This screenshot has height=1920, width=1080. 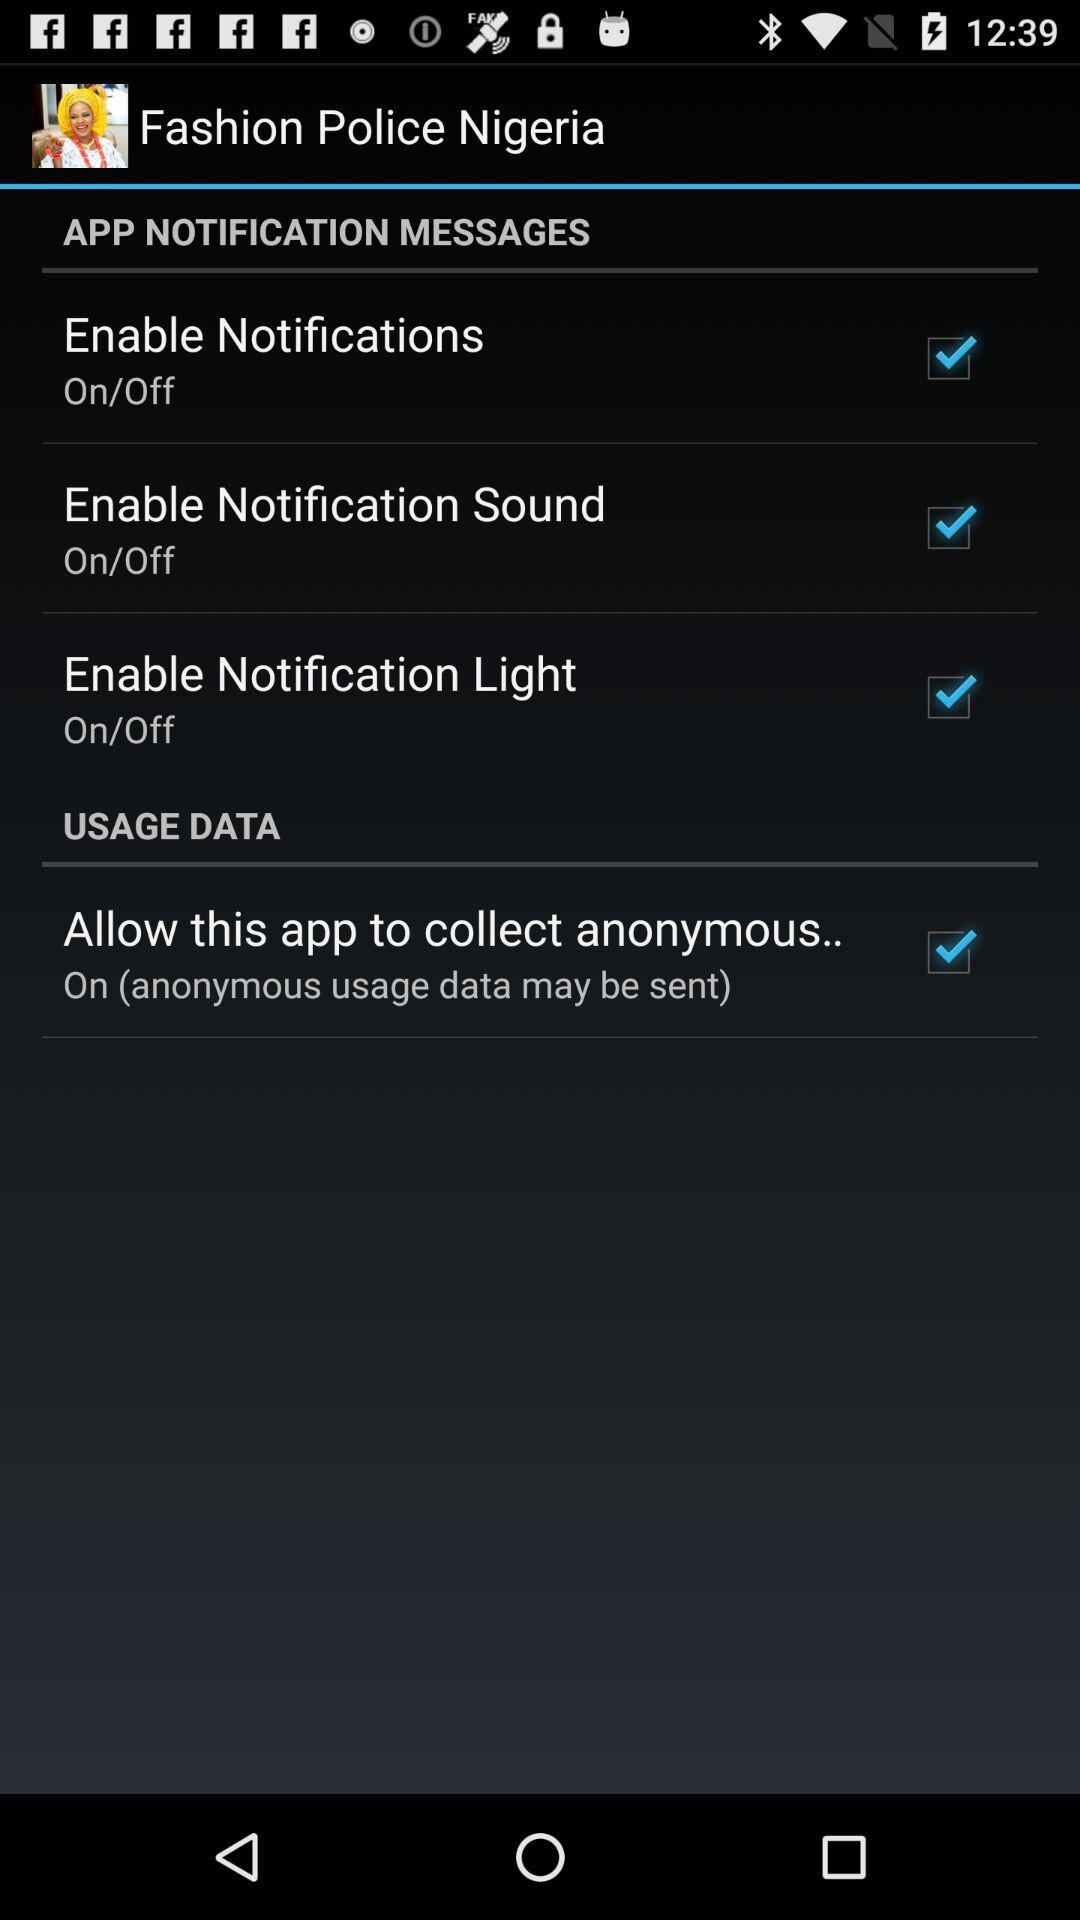 I want to click on the enable notifications, so click(x=273, y=333).